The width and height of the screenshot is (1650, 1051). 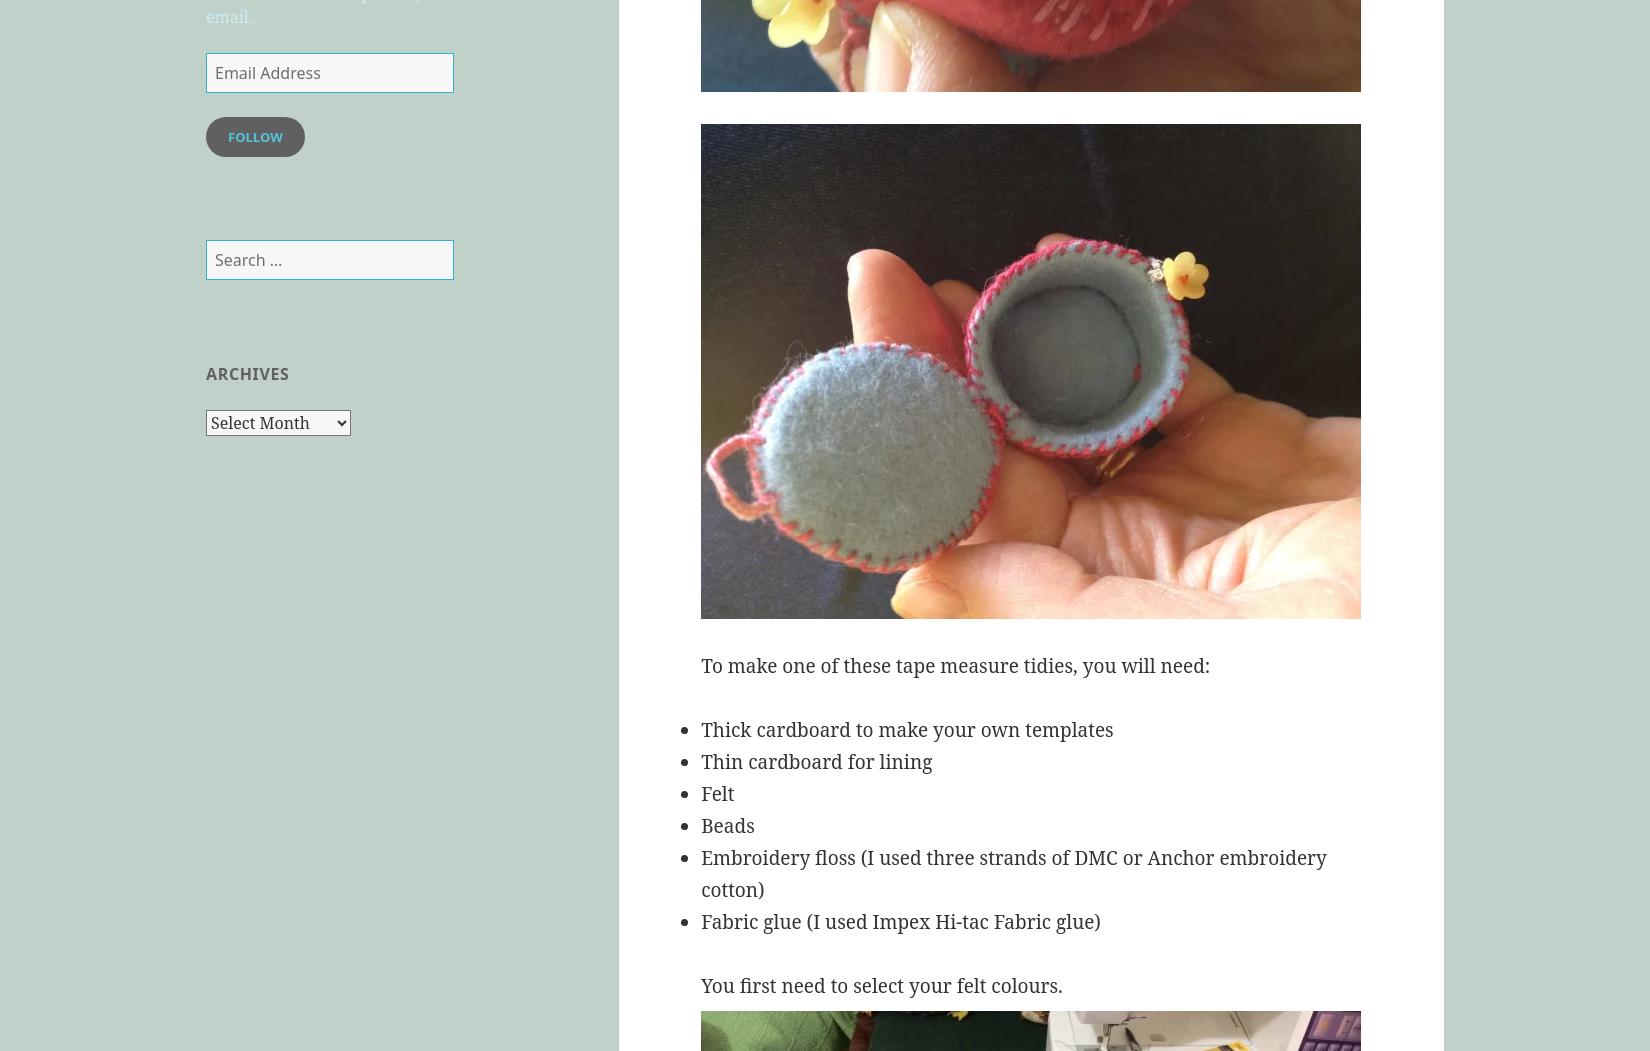 I want to click on 'Archives', so click(x=205, y=373).